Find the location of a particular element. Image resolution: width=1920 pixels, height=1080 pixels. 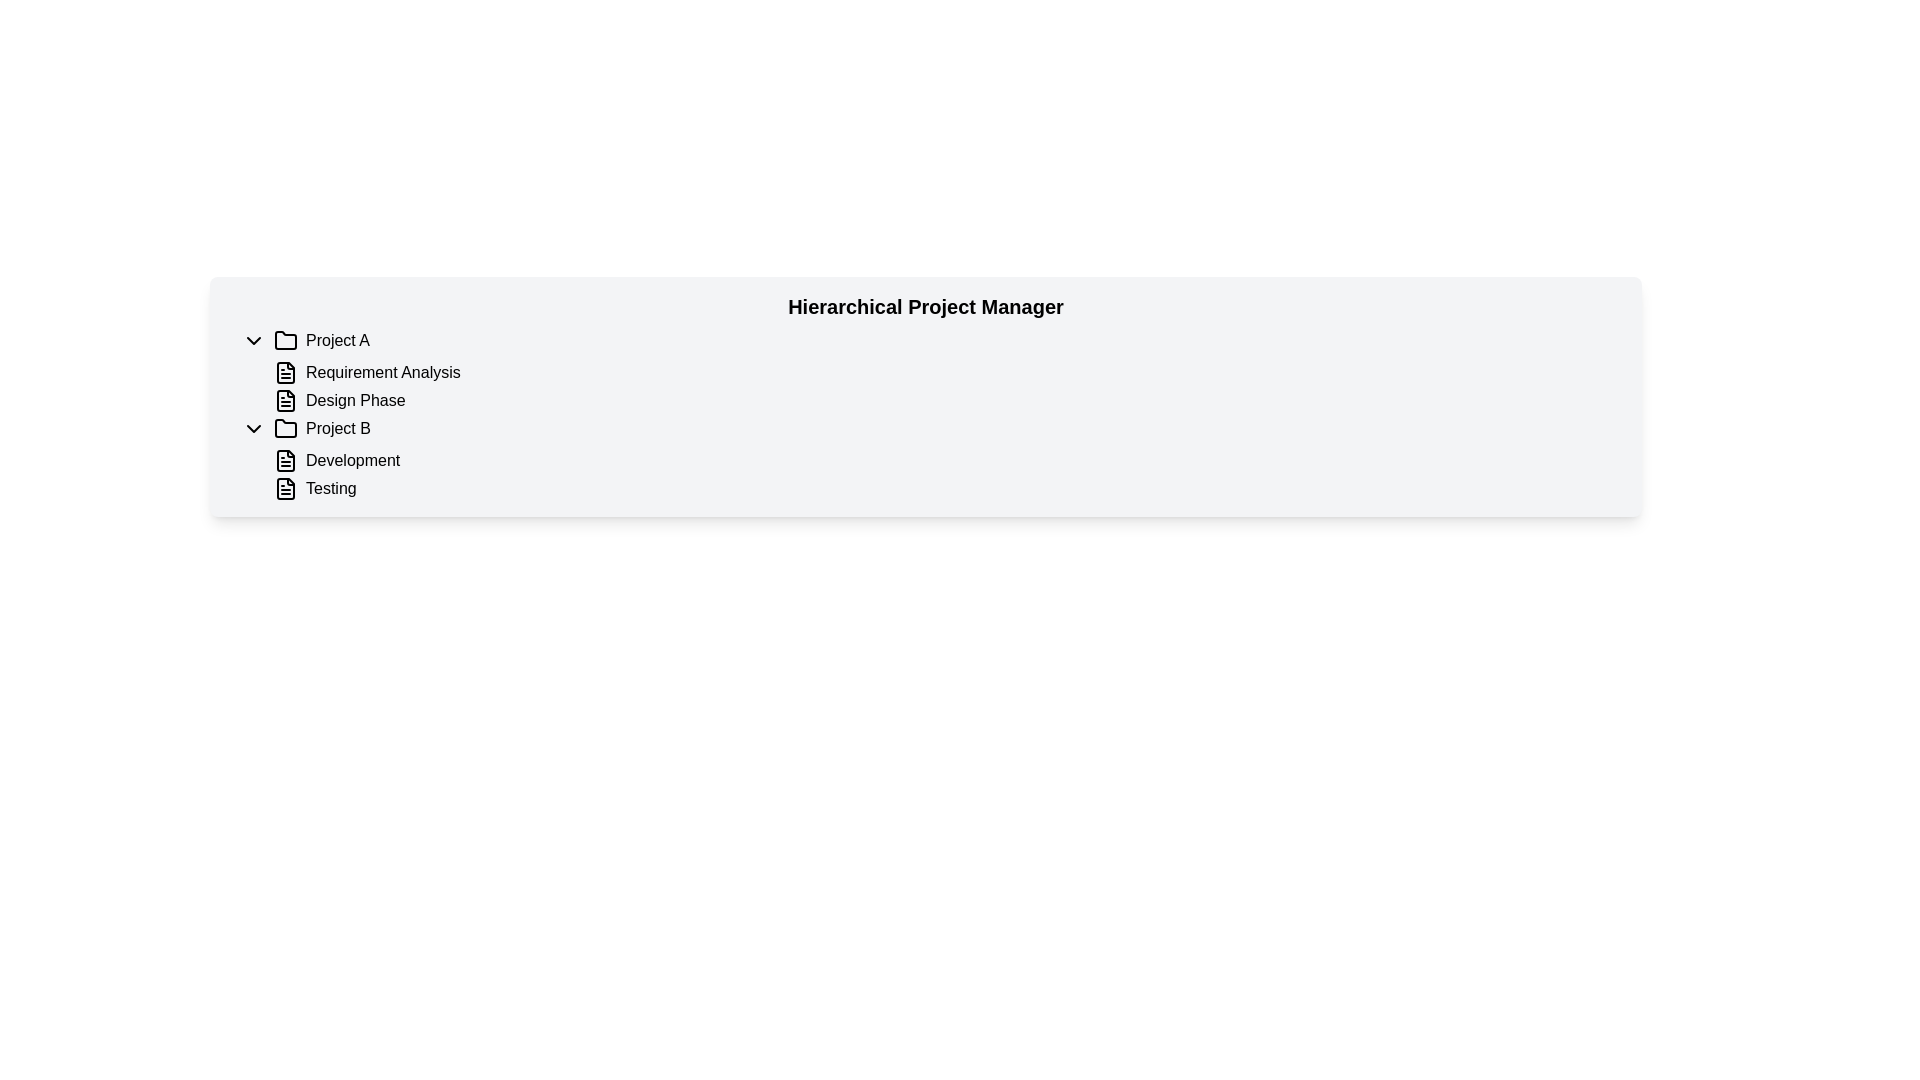

text displayed in the header that says 'Hierarchical Project Manager', which is located at the top-center of the gray box is located at coordinates (925, 307).